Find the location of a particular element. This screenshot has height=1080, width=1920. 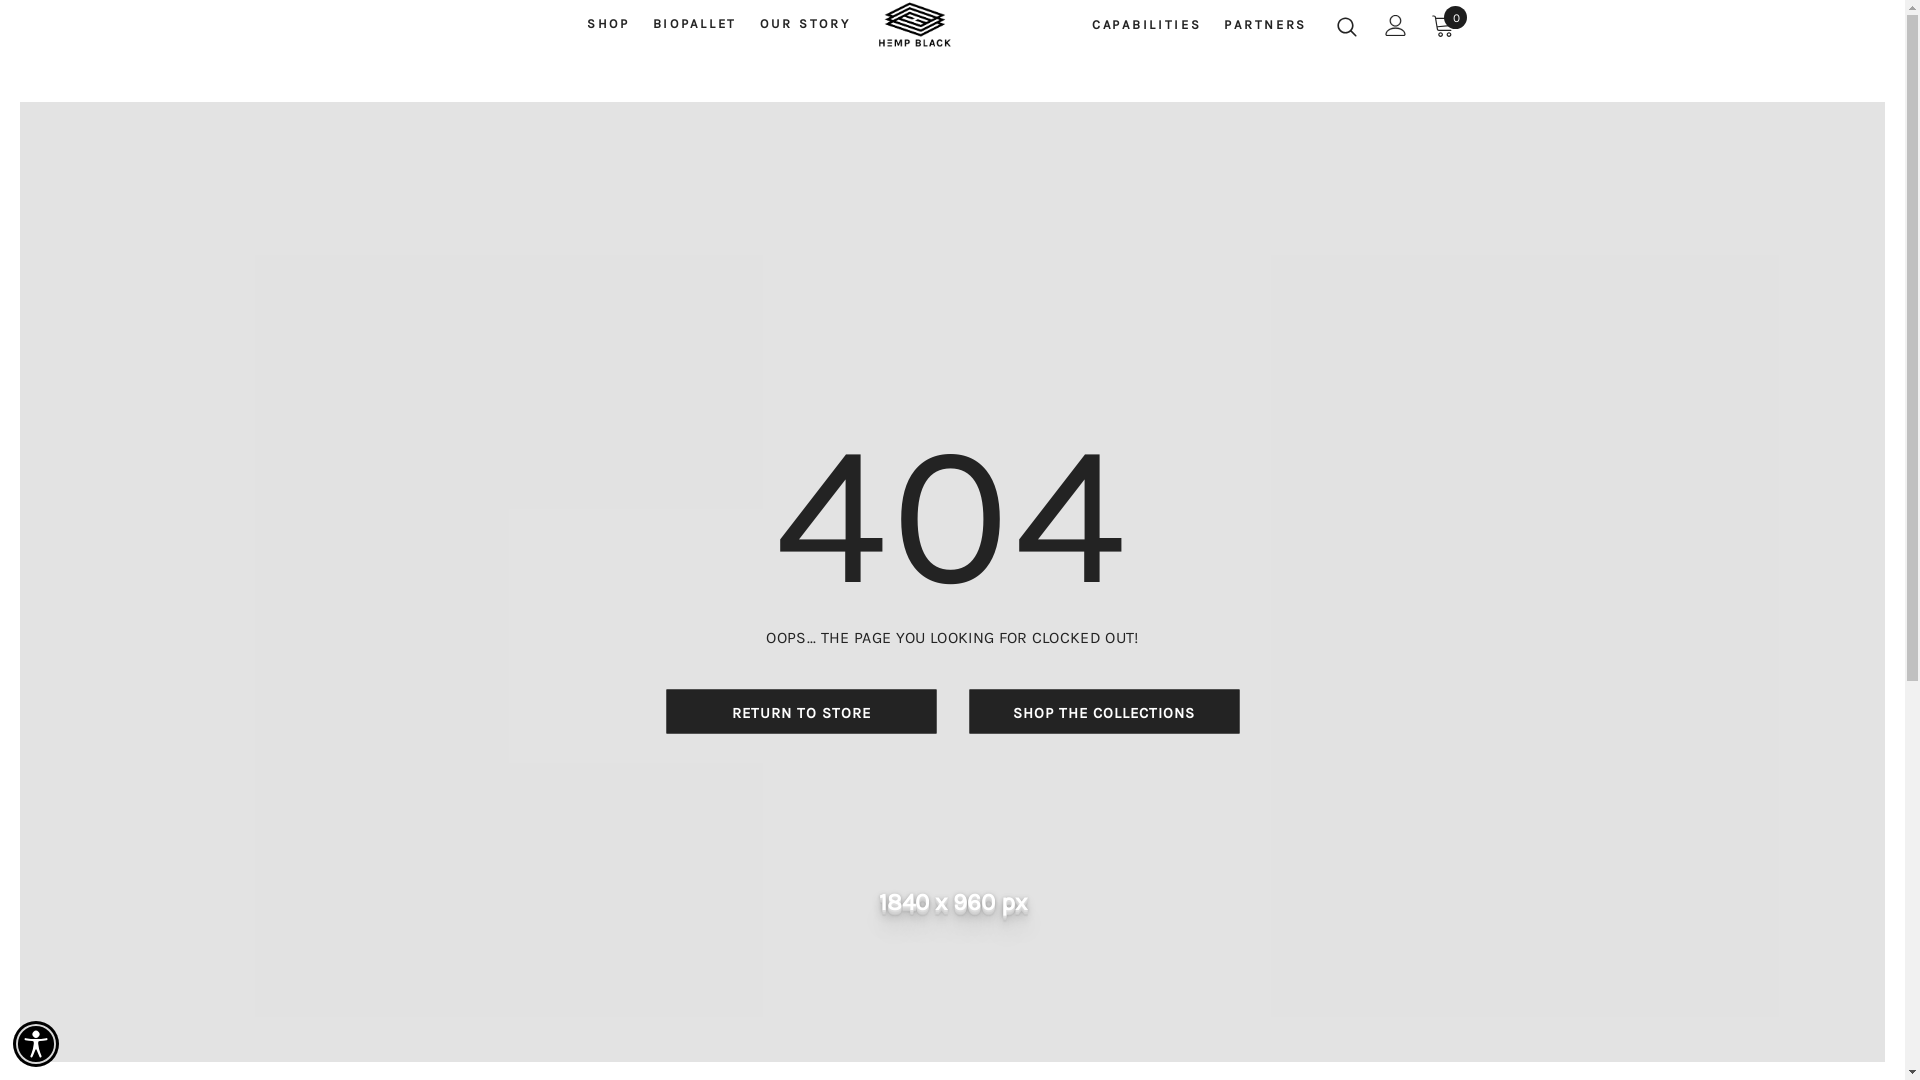

'Search Icon' is located at coordinates (1347, 26).